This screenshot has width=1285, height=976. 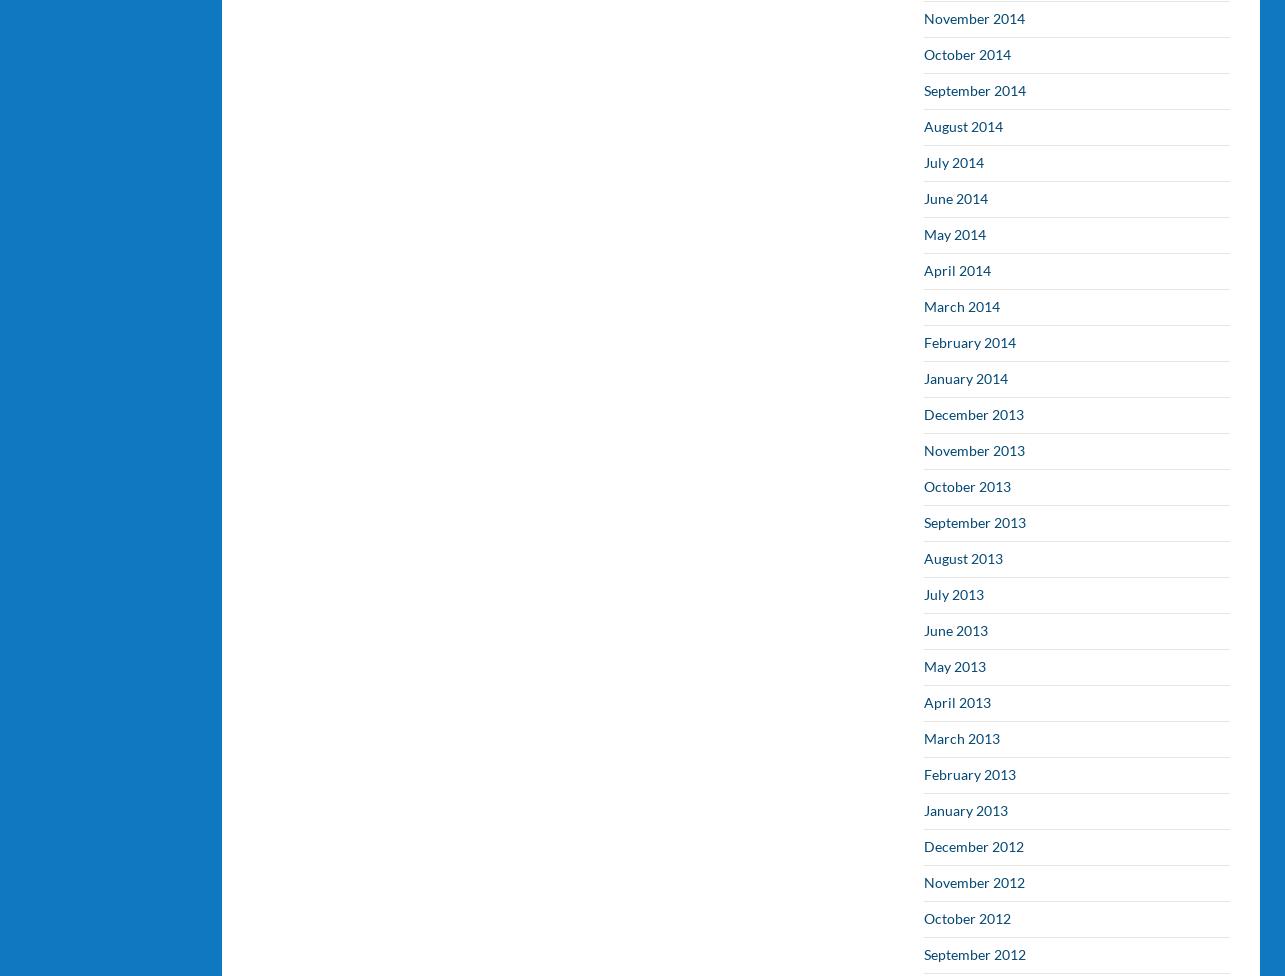 I want to click on 'December 2012', so click(x=974, y=846).